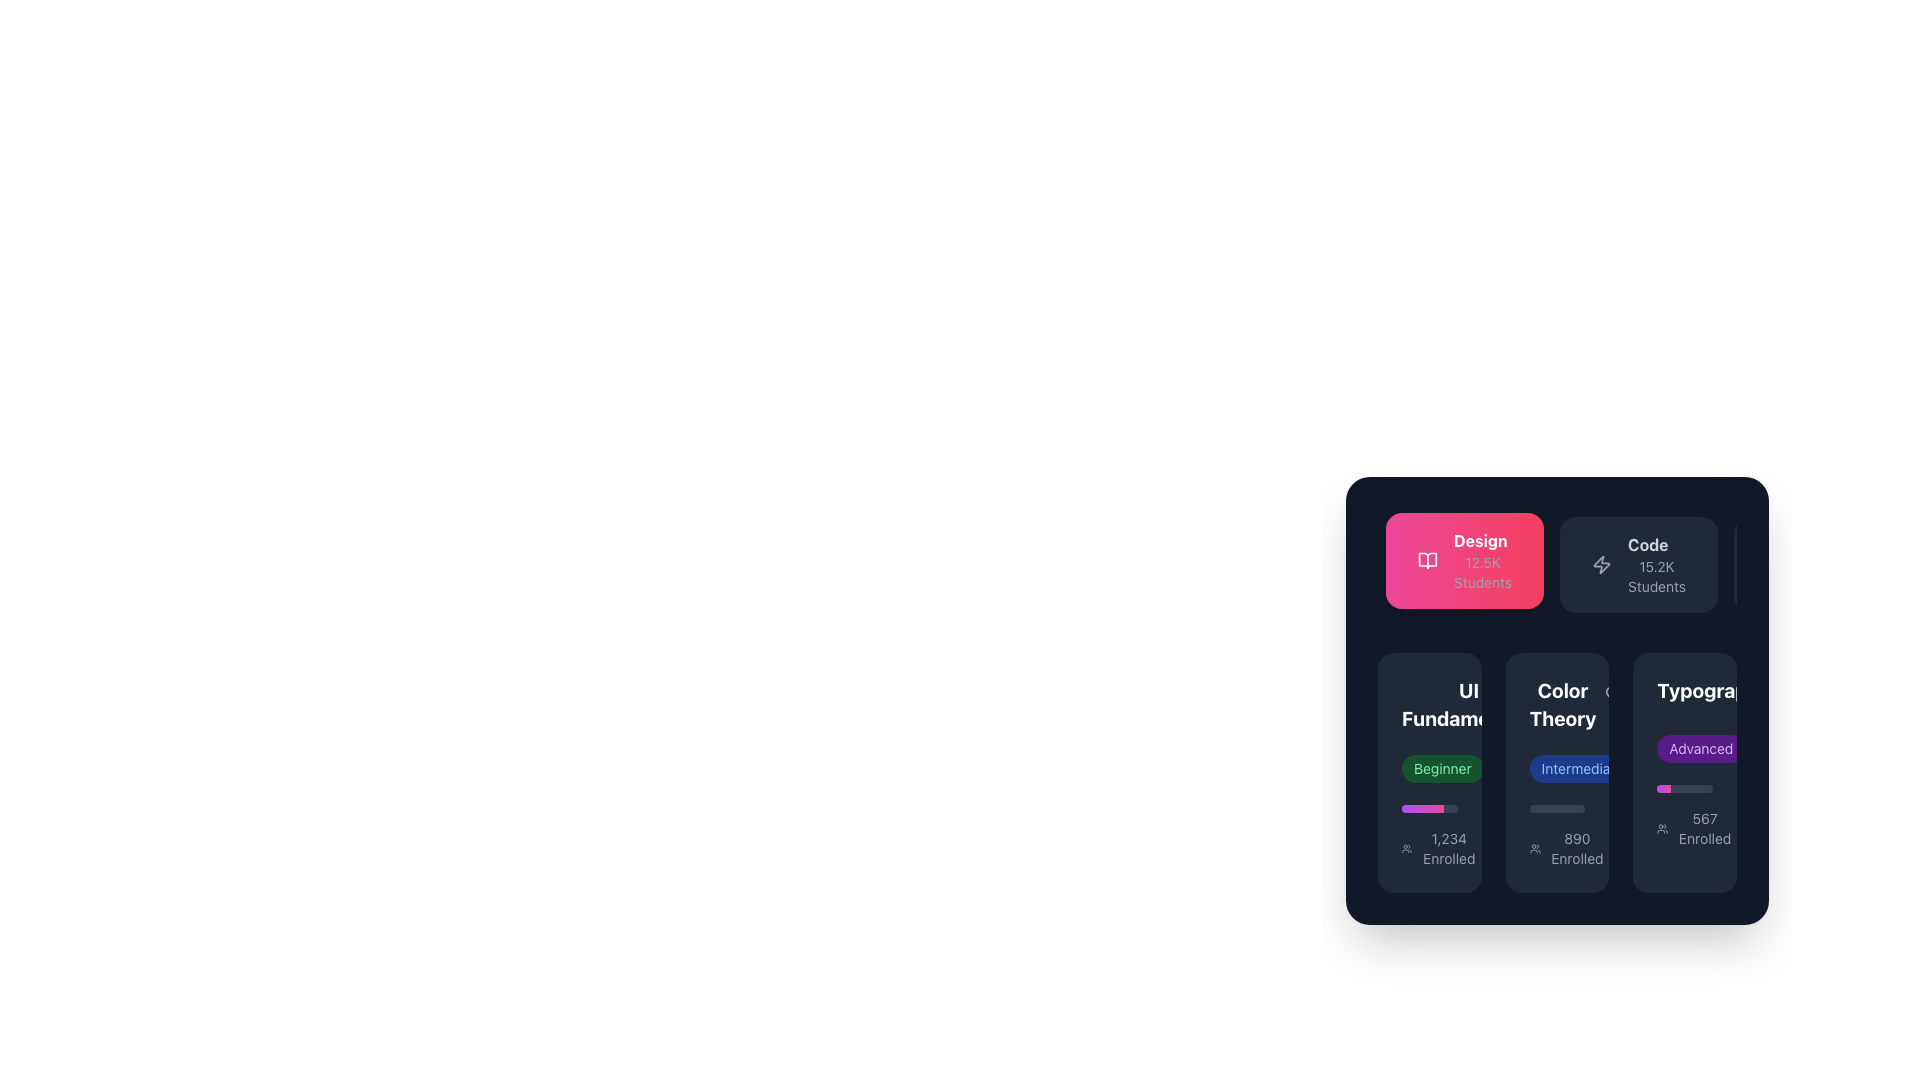 The height and width of the screenshot is (1080, 1920). What do you see at coordinates (1556, 771) in the screenshot?
I see `the 'Color Theory' card, which is the second card in a horizontal layout, featuring a dark background, bold white title, blue 'Intermediate' badge, duration indicator, progress bar, and '890 Enrolled' statistic` at bounding box center [1556, 771].